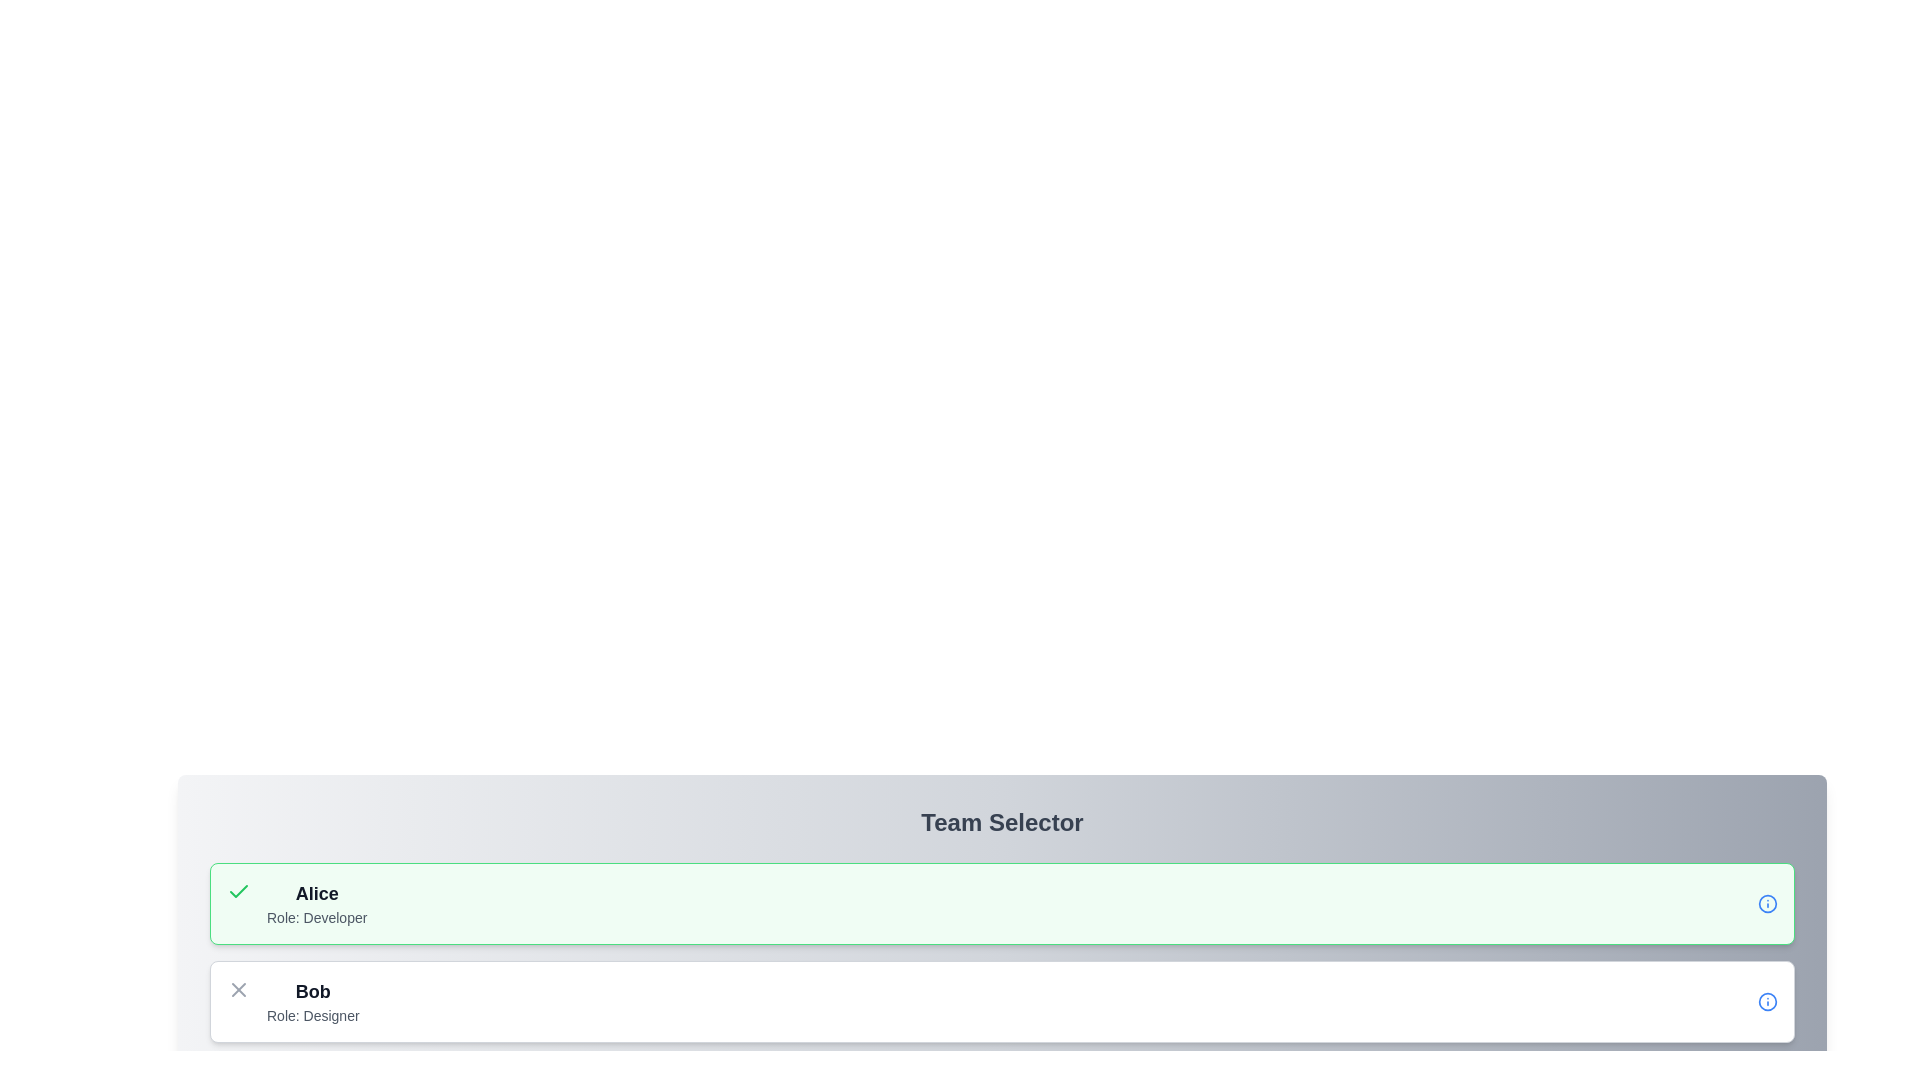 The height and width of the screenshot is (1080, 1920). Describe the element at coordinates (1767, 903) in the screenshot. I see `the Informational icon, which is a blue circle with an 'i' symbol, located at the far right of the row labeled 'Alice Role: Developer'` at that location.